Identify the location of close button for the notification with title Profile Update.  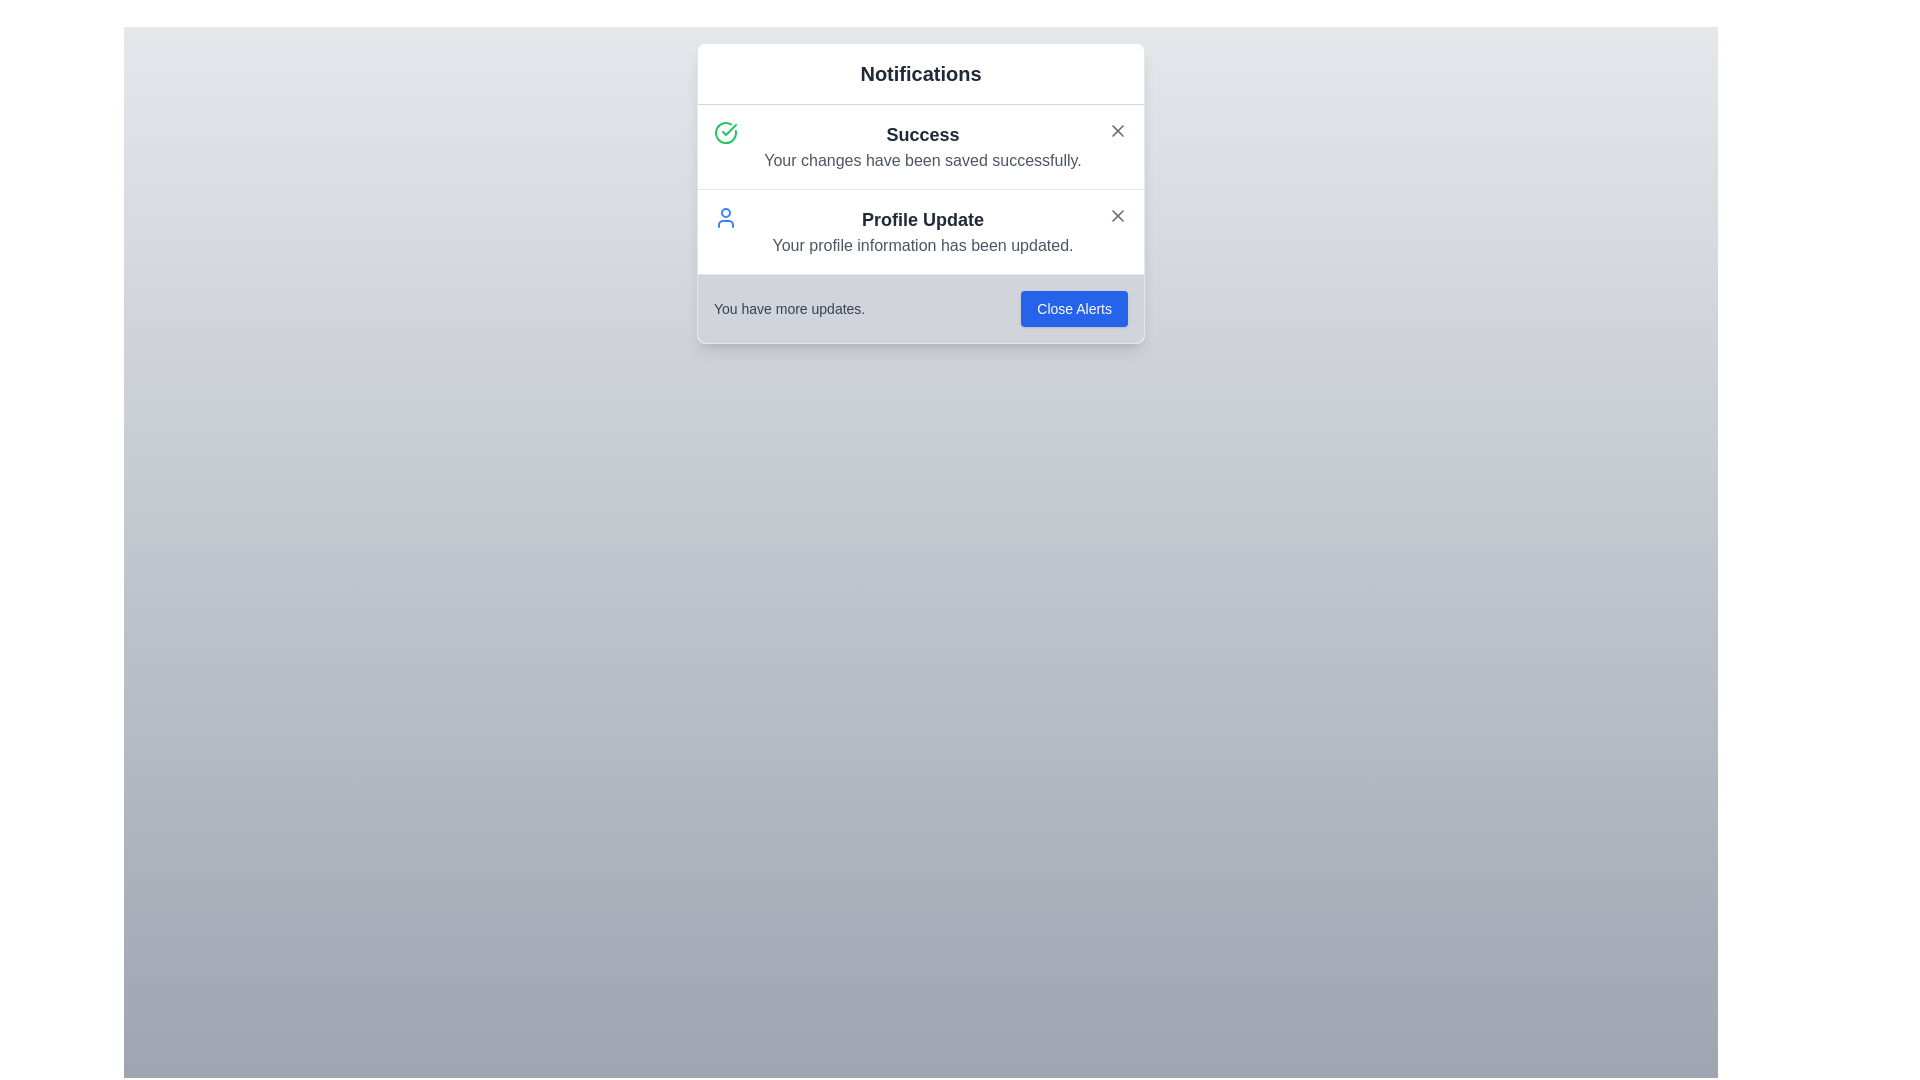
(1117, 216).